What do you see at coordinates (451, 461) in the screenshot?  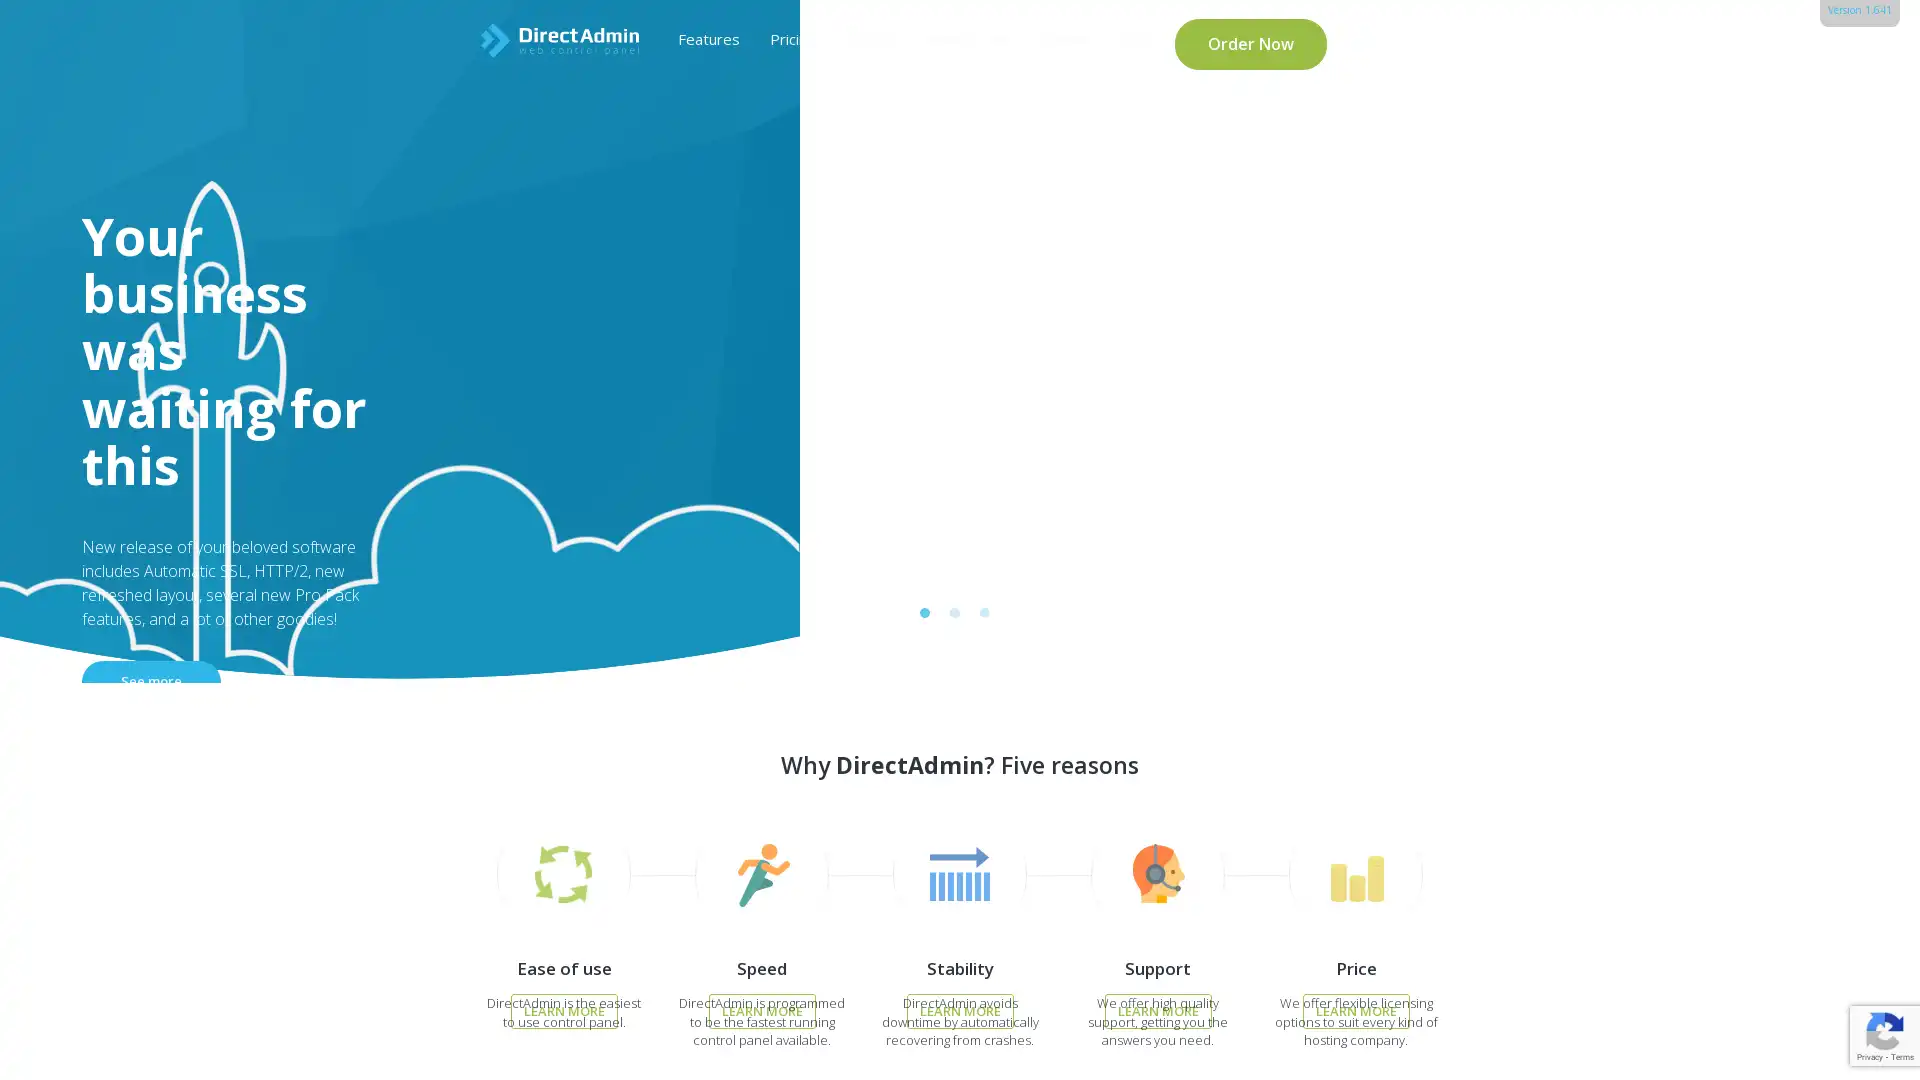 I see `See more` at bounding box center [451, 461].